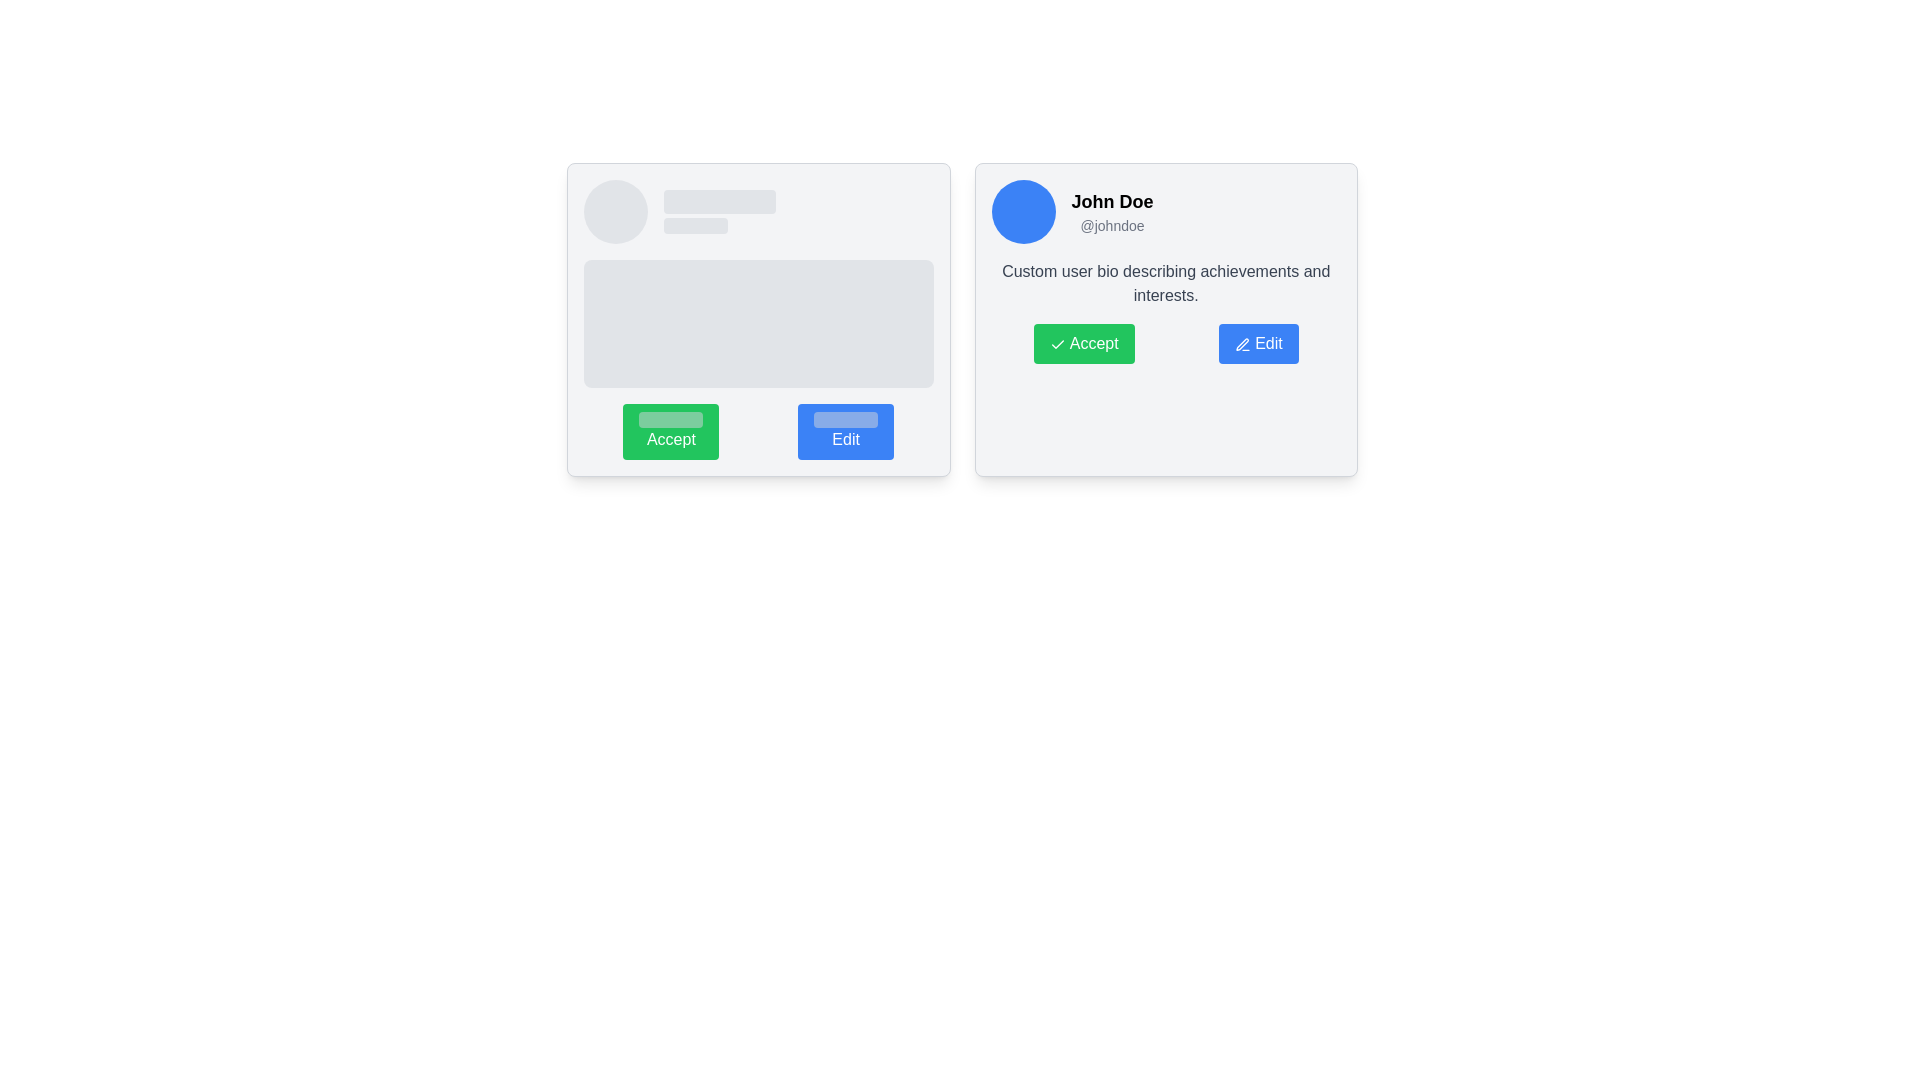 The image size is (1920, 1080). Describe the element at coordinates (846, 431) in the screenshot. I see `the second button located to the right of the 'Accept' button to initiate the editing operation` at that location.